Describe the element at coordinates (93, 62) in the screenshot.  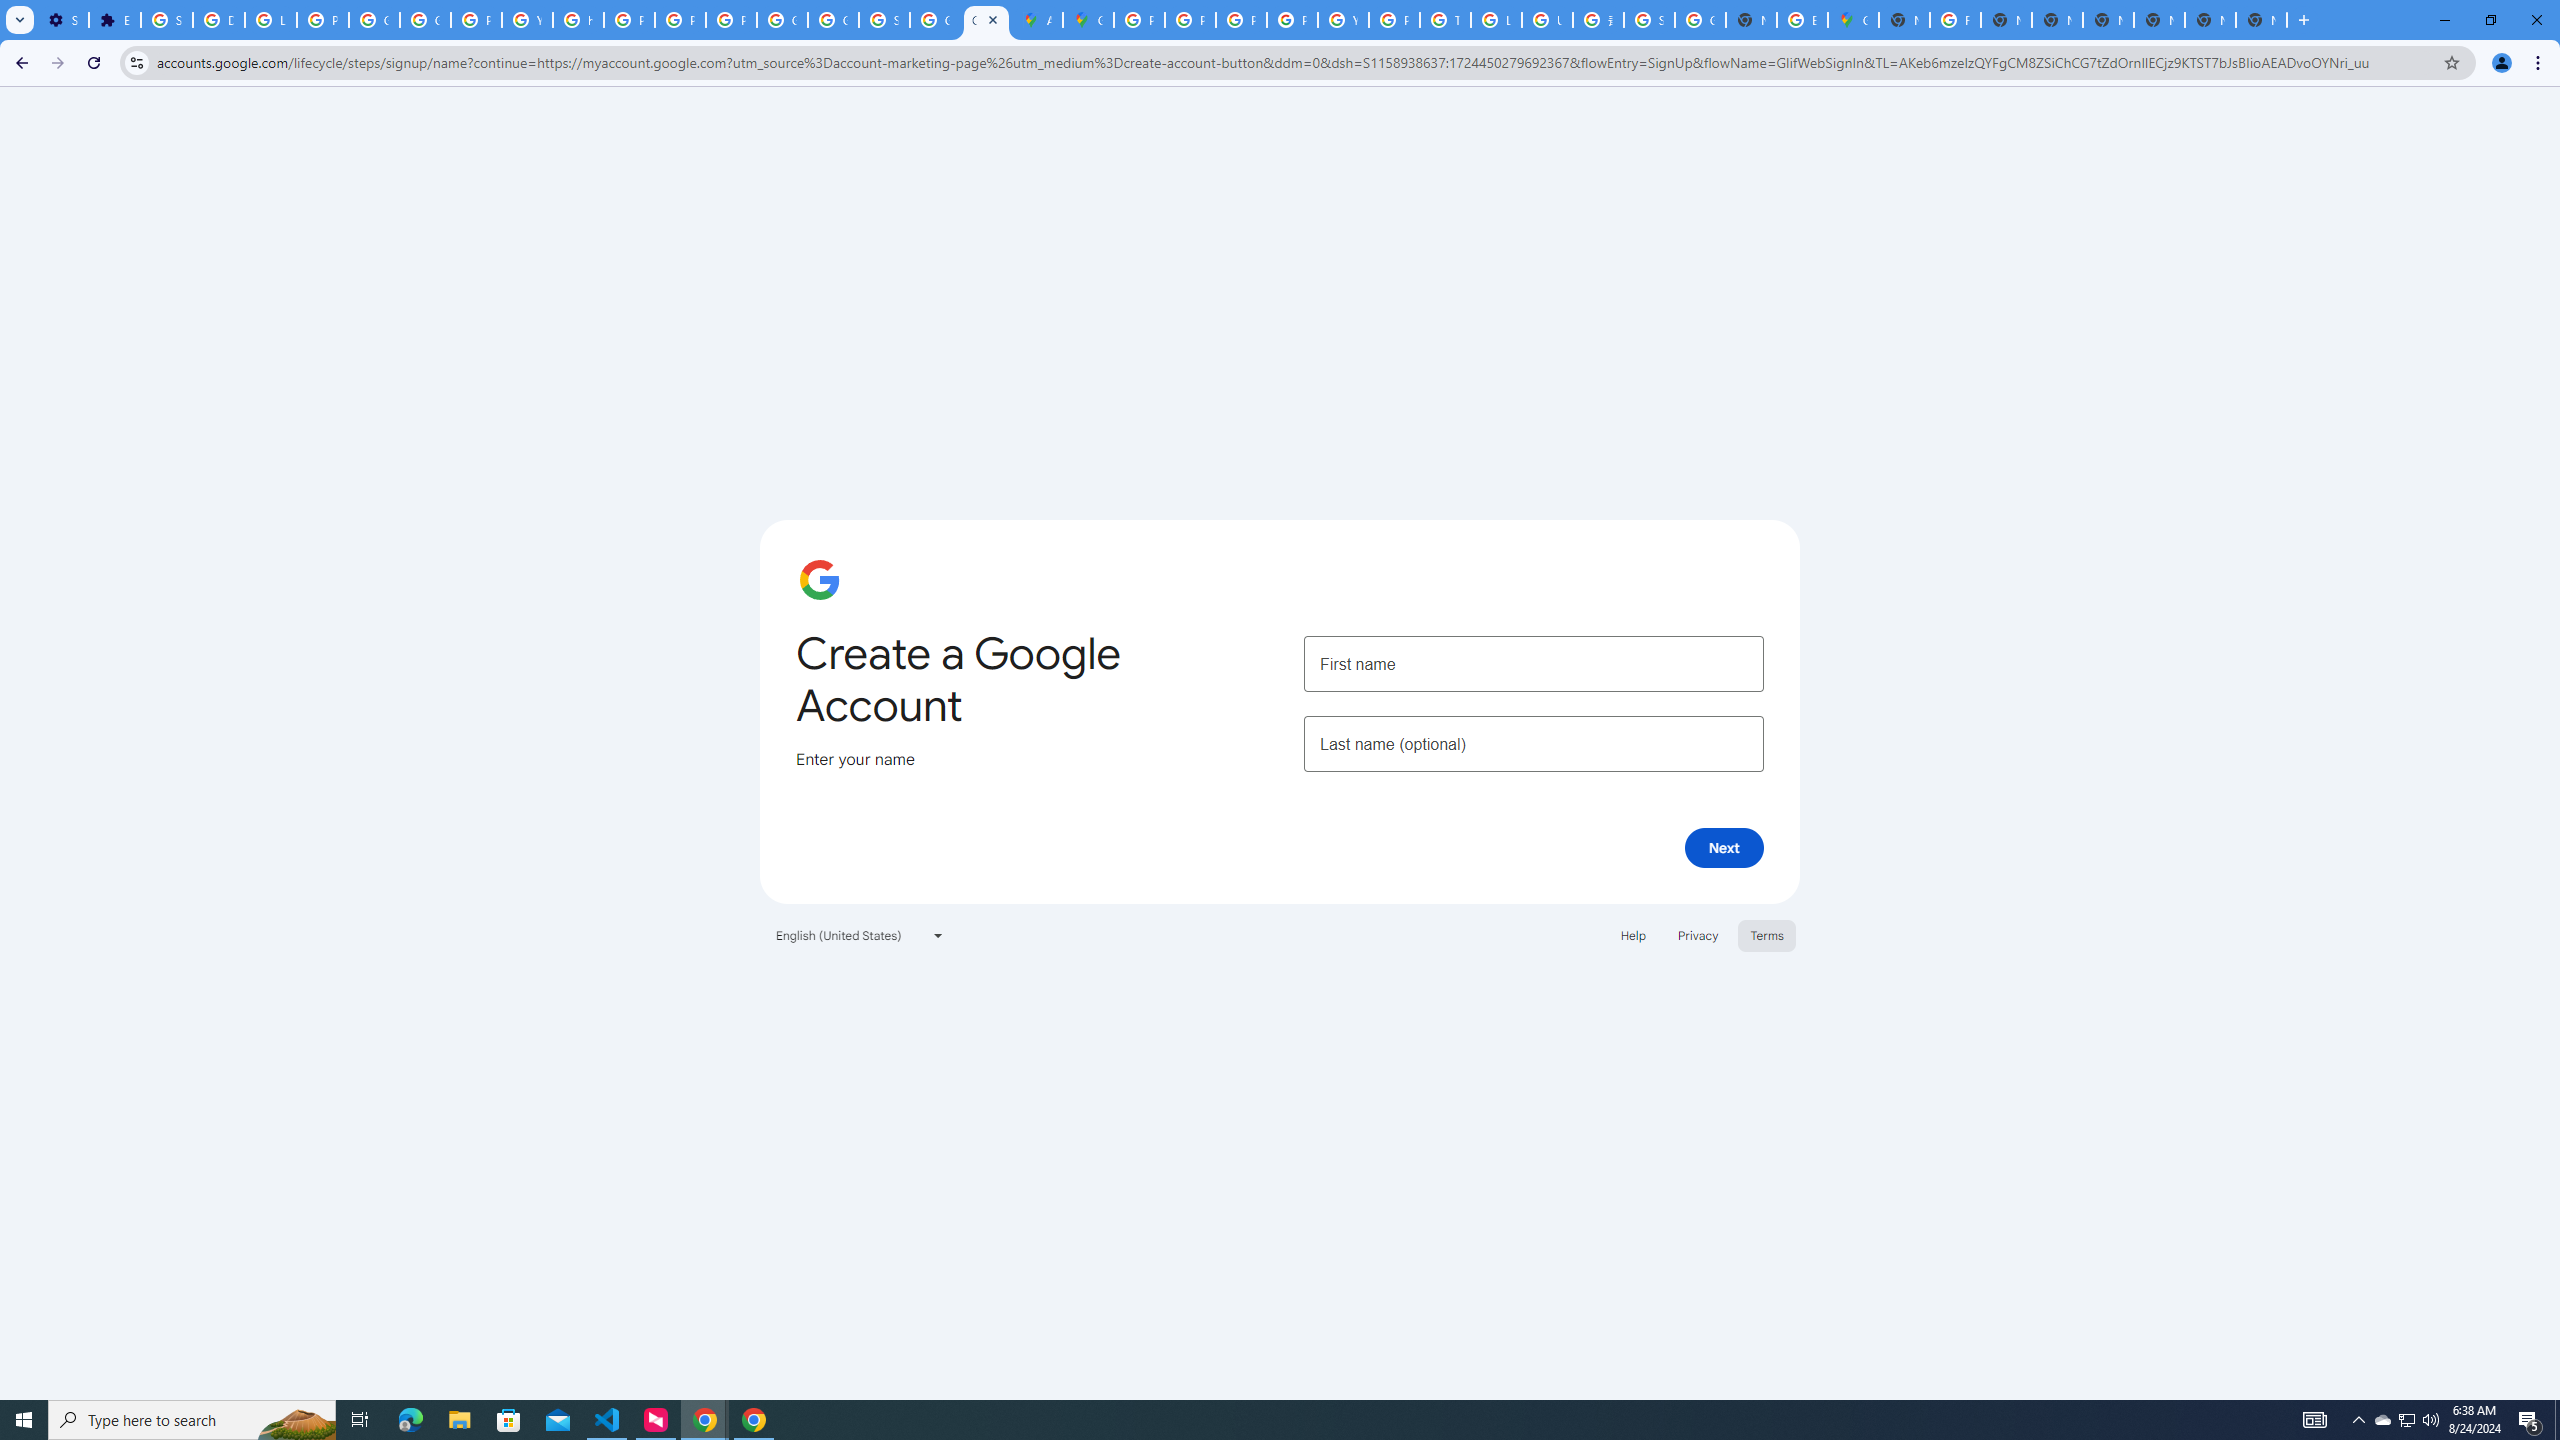
I see `'Reload'` at that location.